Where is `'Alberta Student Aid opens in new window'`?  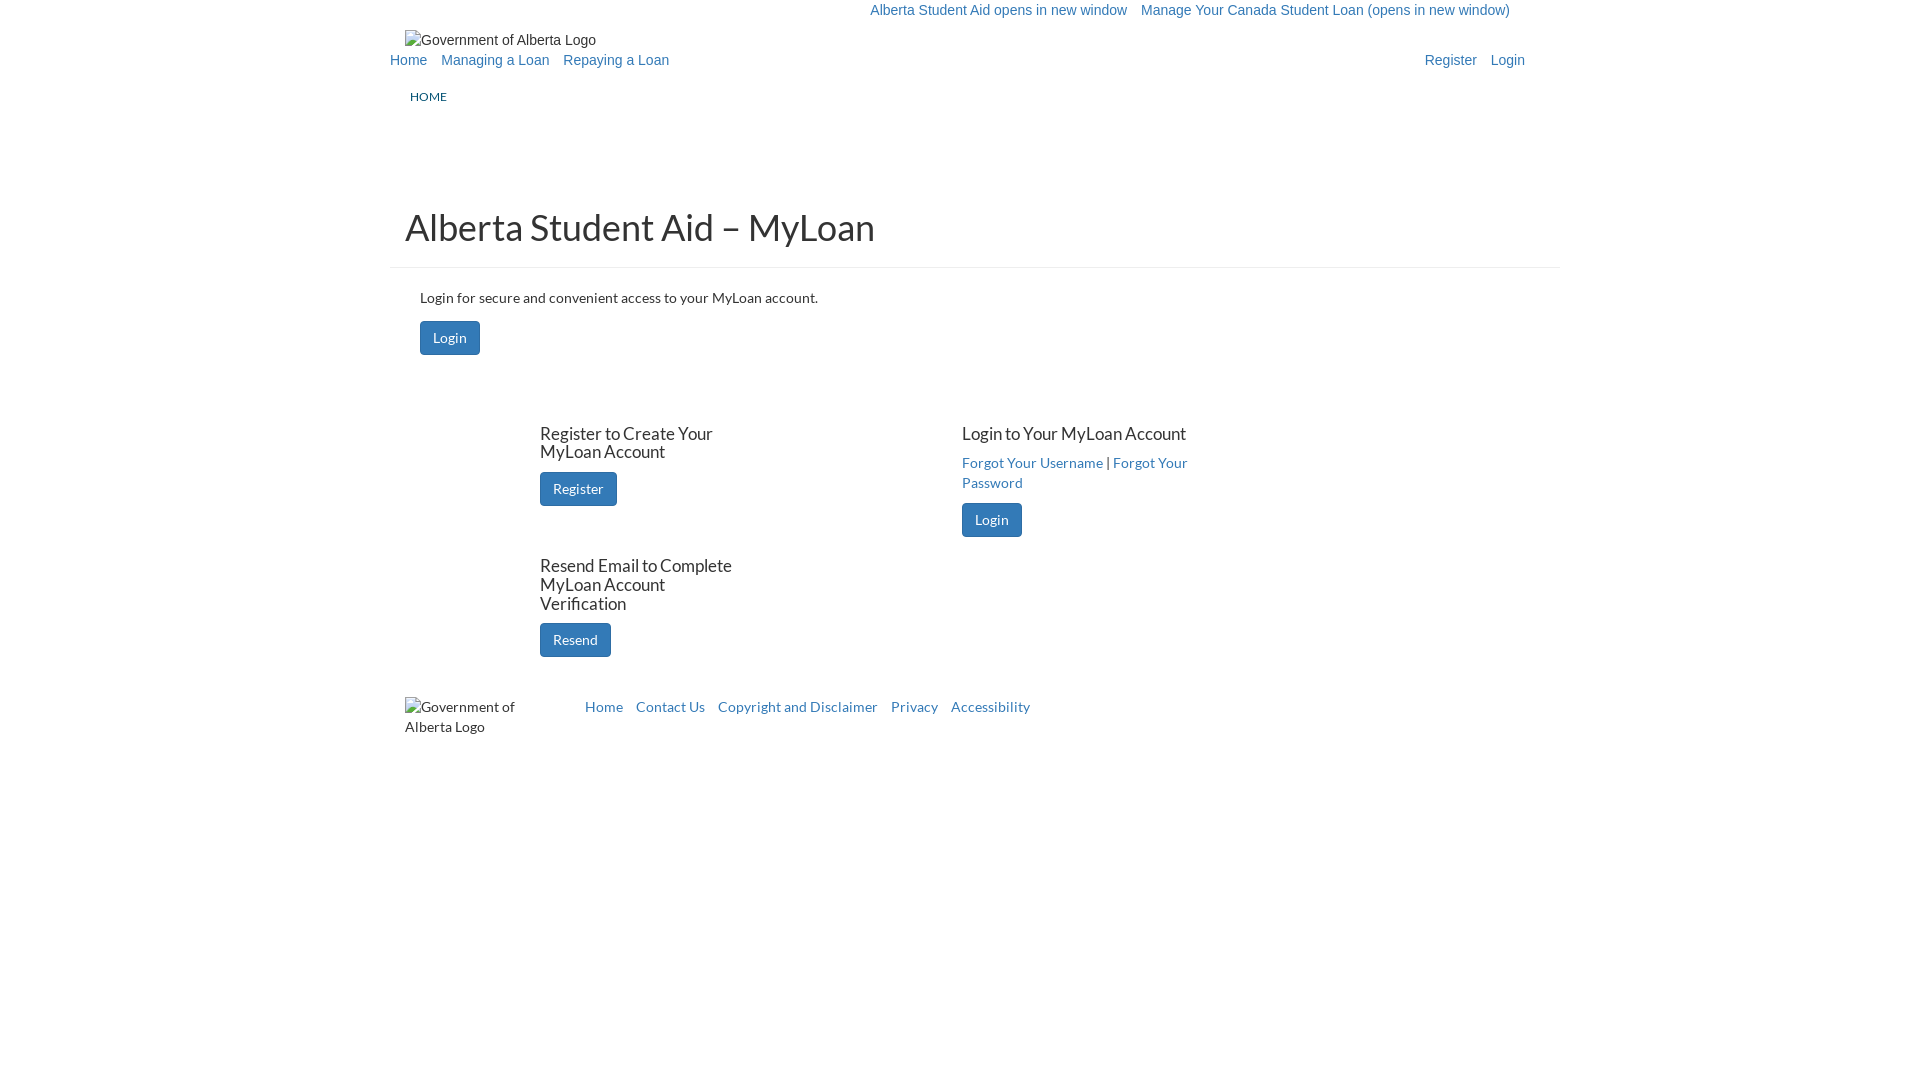 'Alberta Student Aid opens in new window' is located at coordinates (869, 10).